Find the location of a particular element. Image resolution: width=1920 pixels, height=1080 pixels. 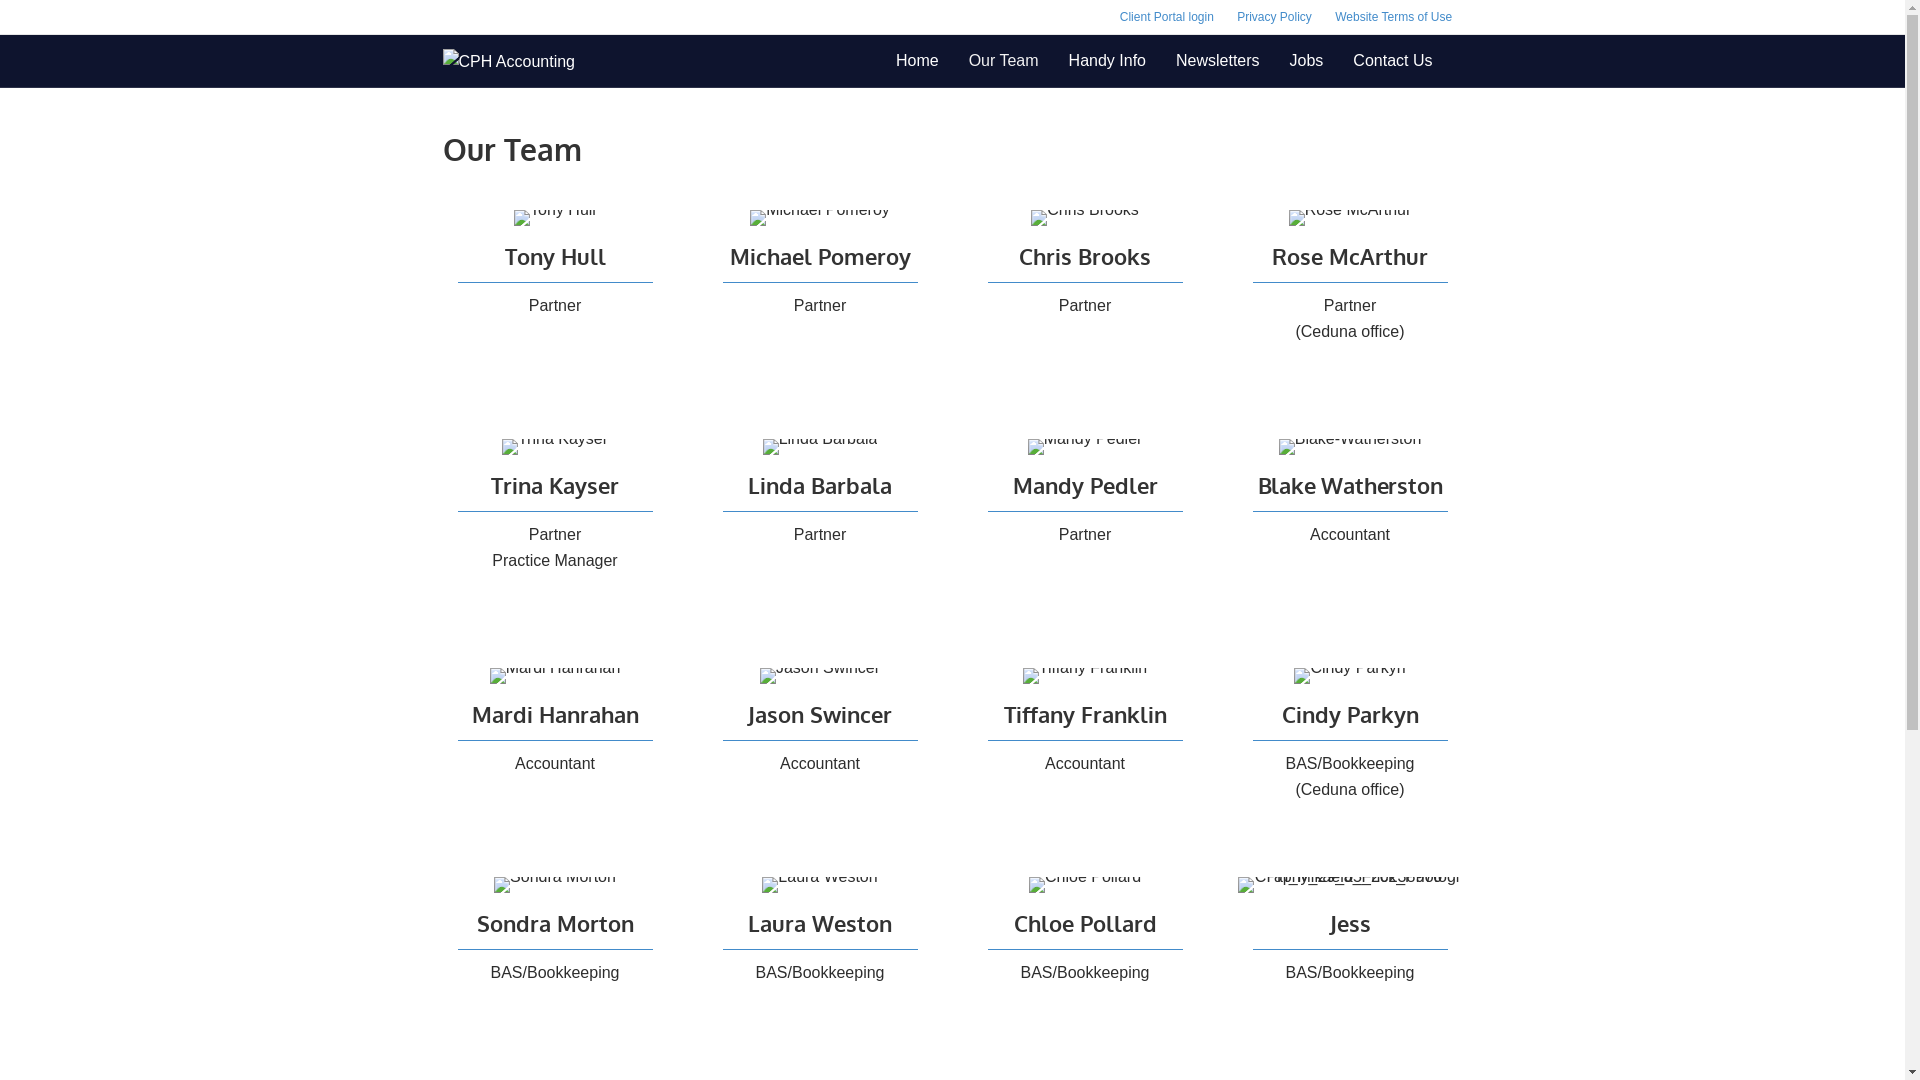

'Home' is located at coordinates (916, 60).